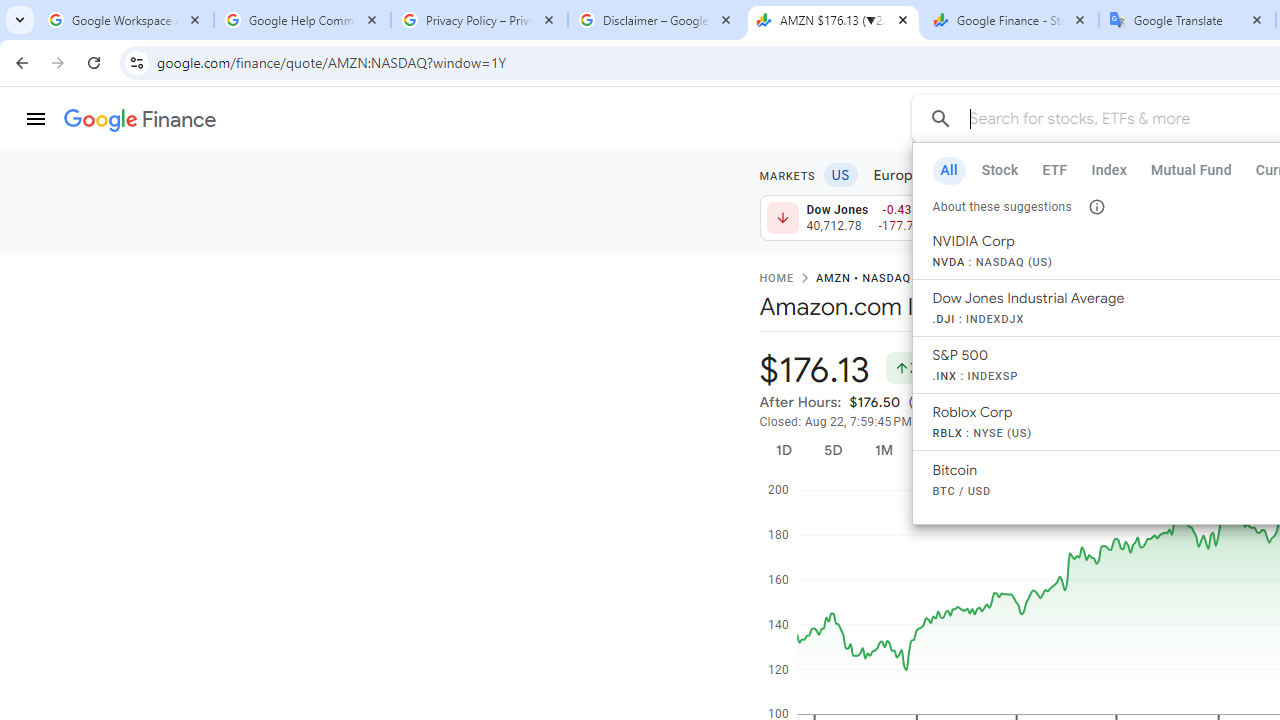 The image size is (1280, 720). What do you see at coordinates (1192, 173) in the screenshot?
I see `'Futures'` at bounding box center [1192, 173].